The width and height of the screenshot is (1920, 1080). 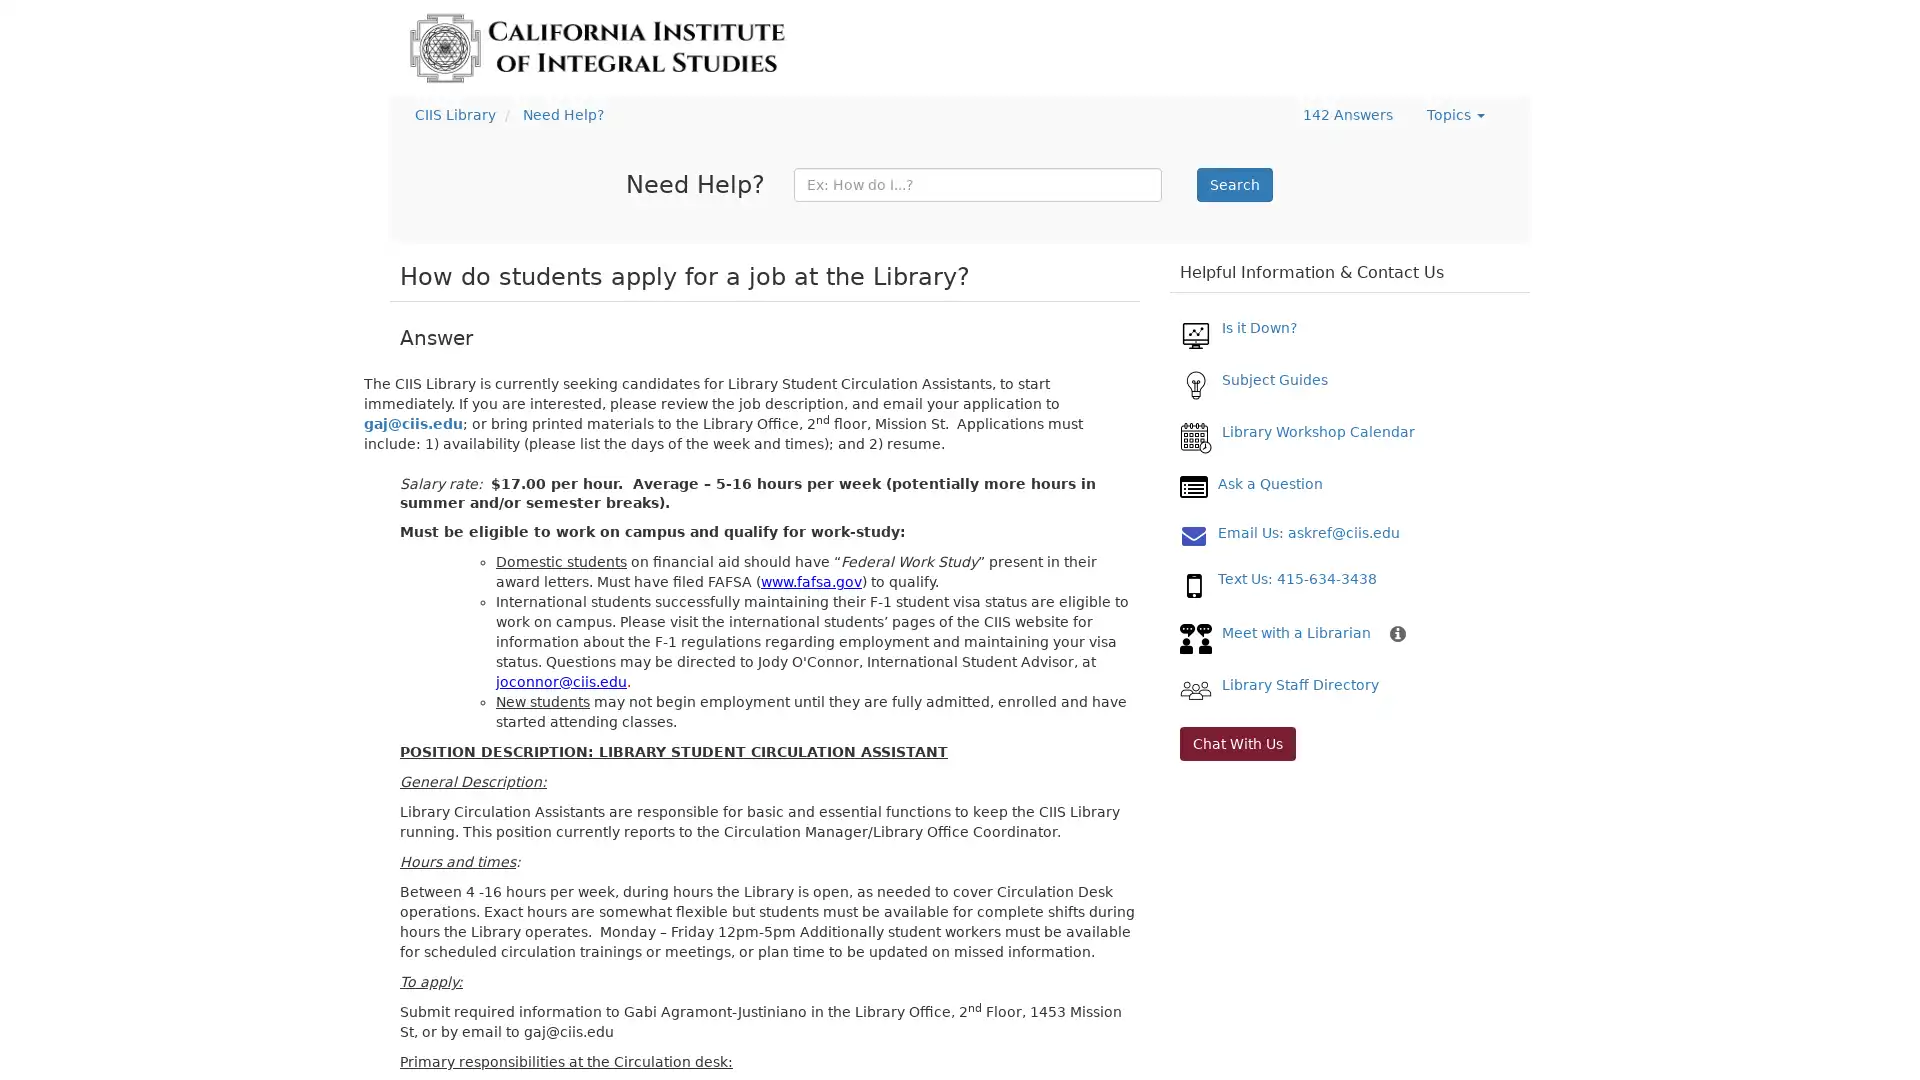 What do you see at coordinates (1237, 744) in the screenshot?
I see `Chat With Us` at bounding box center [1237, 744].